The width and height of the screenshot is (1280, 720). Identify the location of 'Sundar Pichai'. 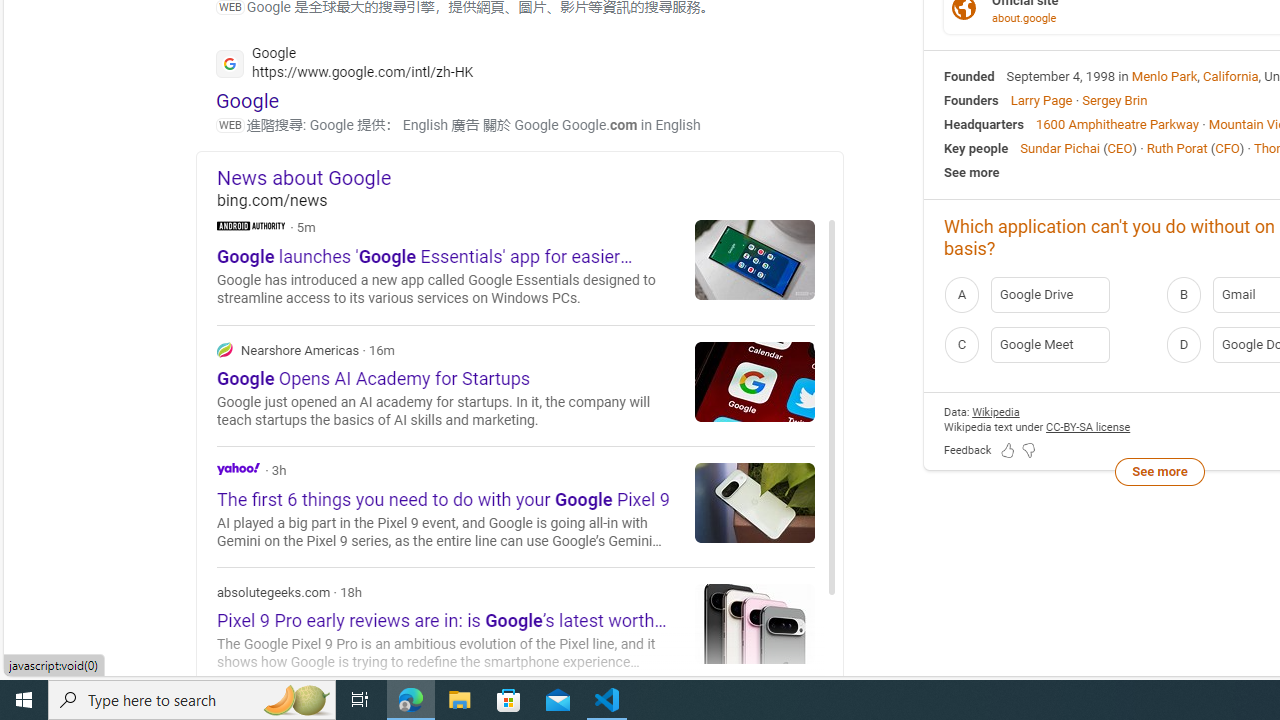
(1058, 146).